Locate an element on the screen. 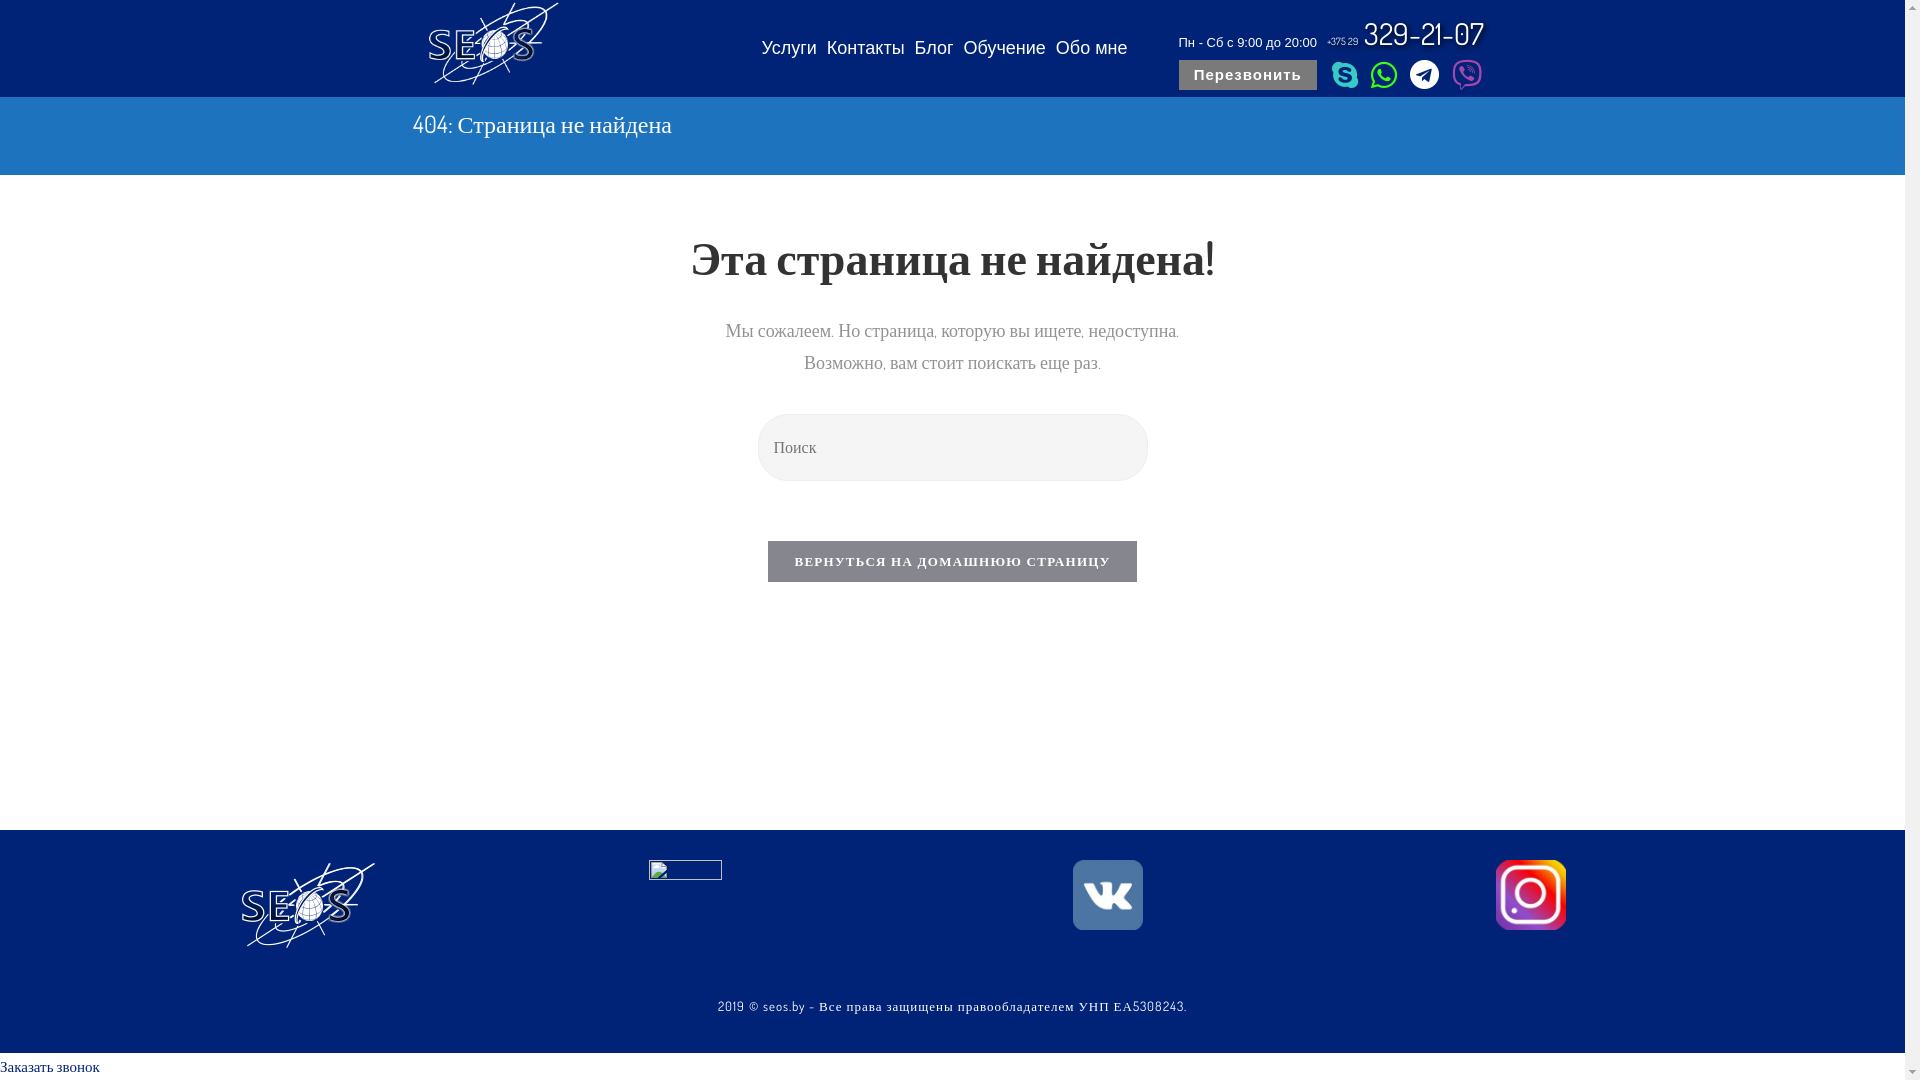 This screenshot has height=1080, width=1920. '+375 29 329-21-07' is located at coordinates (1405, 33).